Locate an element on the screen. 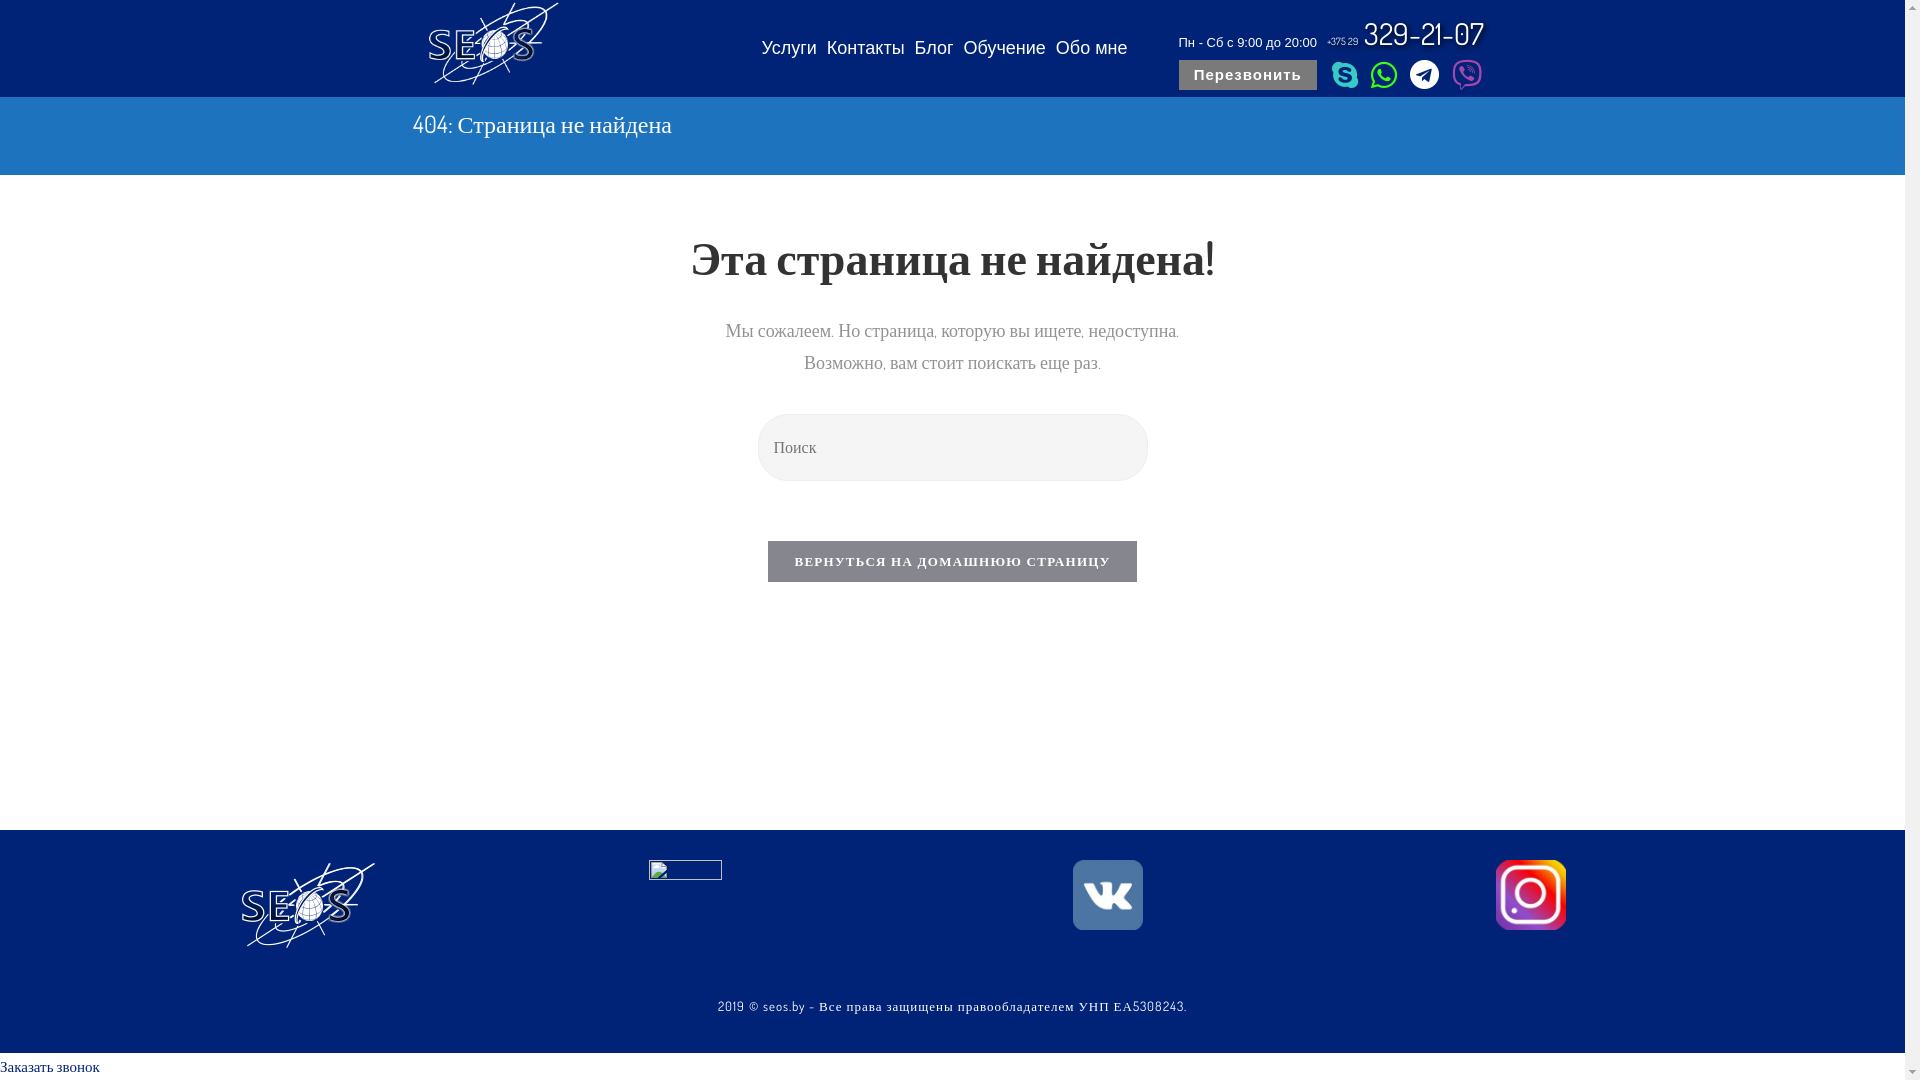 This screenshot has height=1080, width=1920. '+375 29 329-21-07' is located at coordinates (1405, 33).